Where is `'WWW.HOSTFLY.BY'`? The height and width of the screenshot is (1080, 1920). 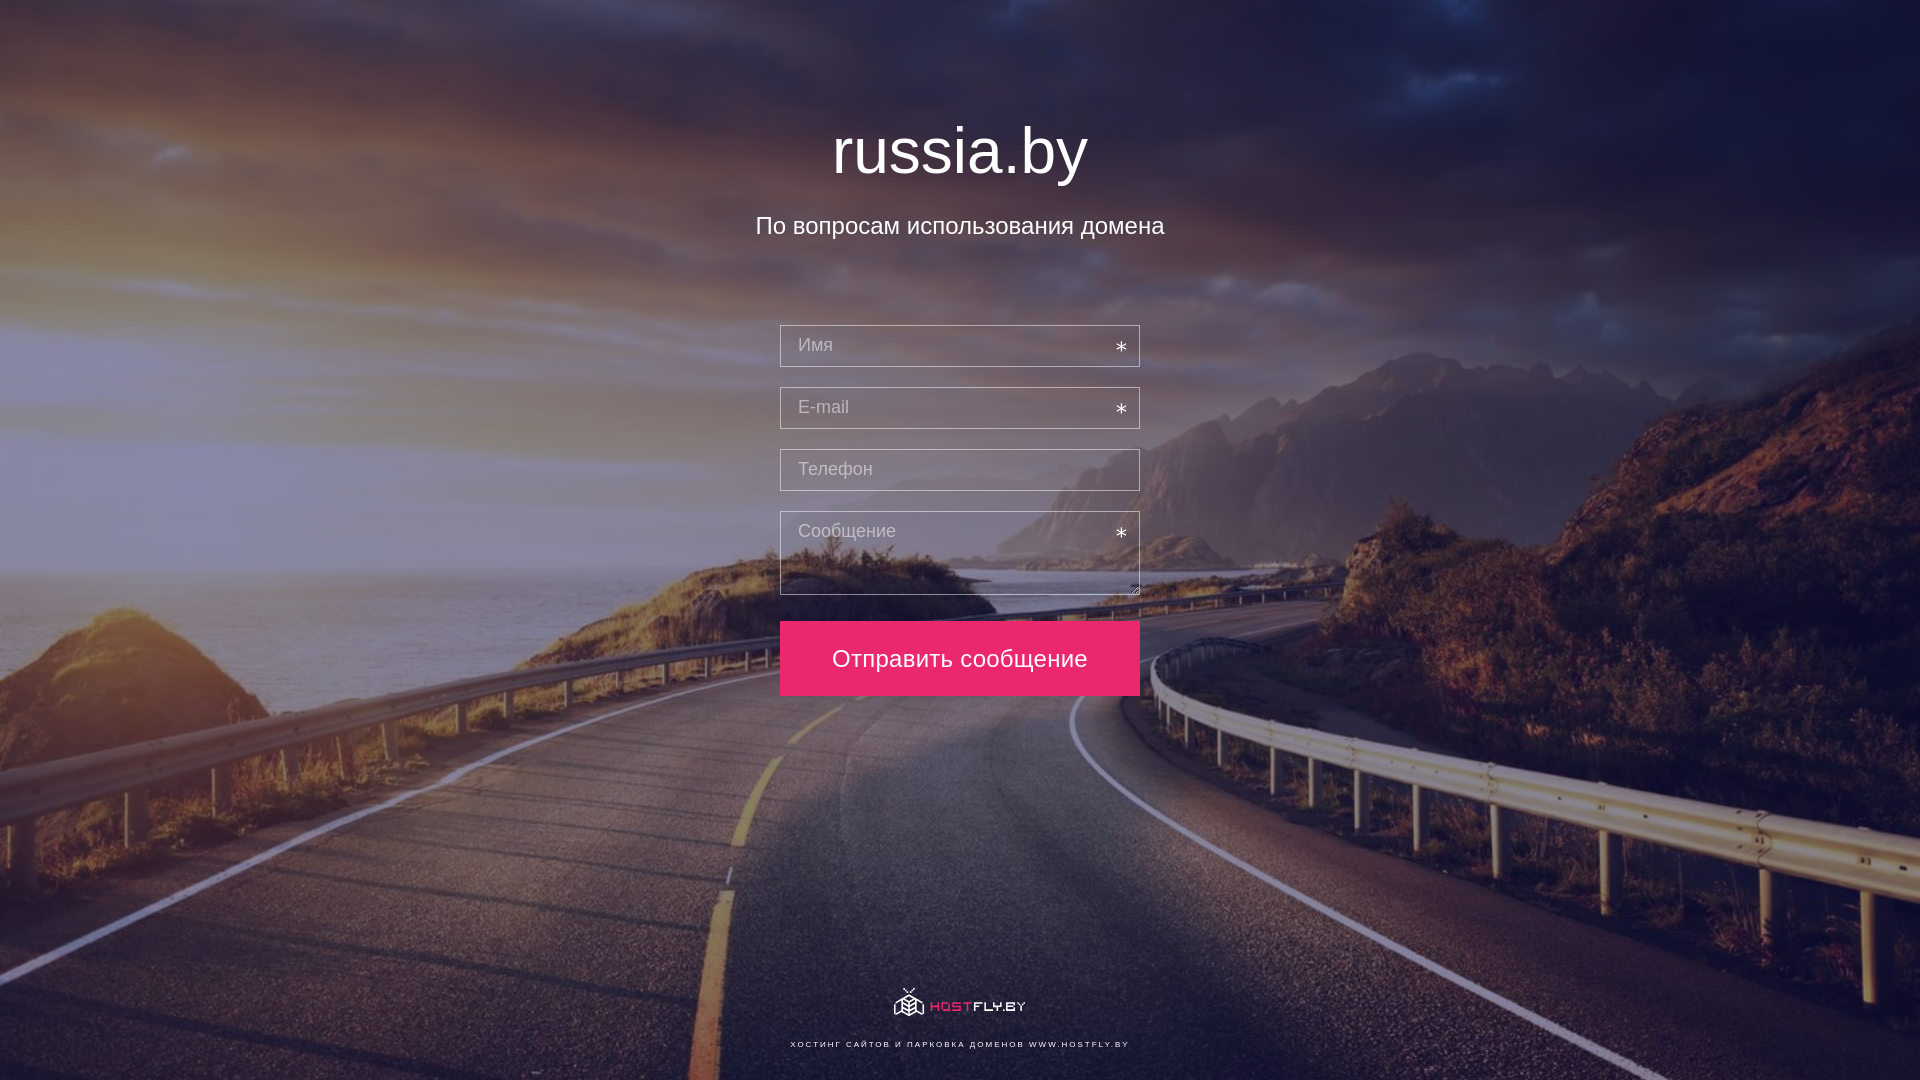 'WWW.HOSTFLY.BY' is located at coordinates (1078, 1043).